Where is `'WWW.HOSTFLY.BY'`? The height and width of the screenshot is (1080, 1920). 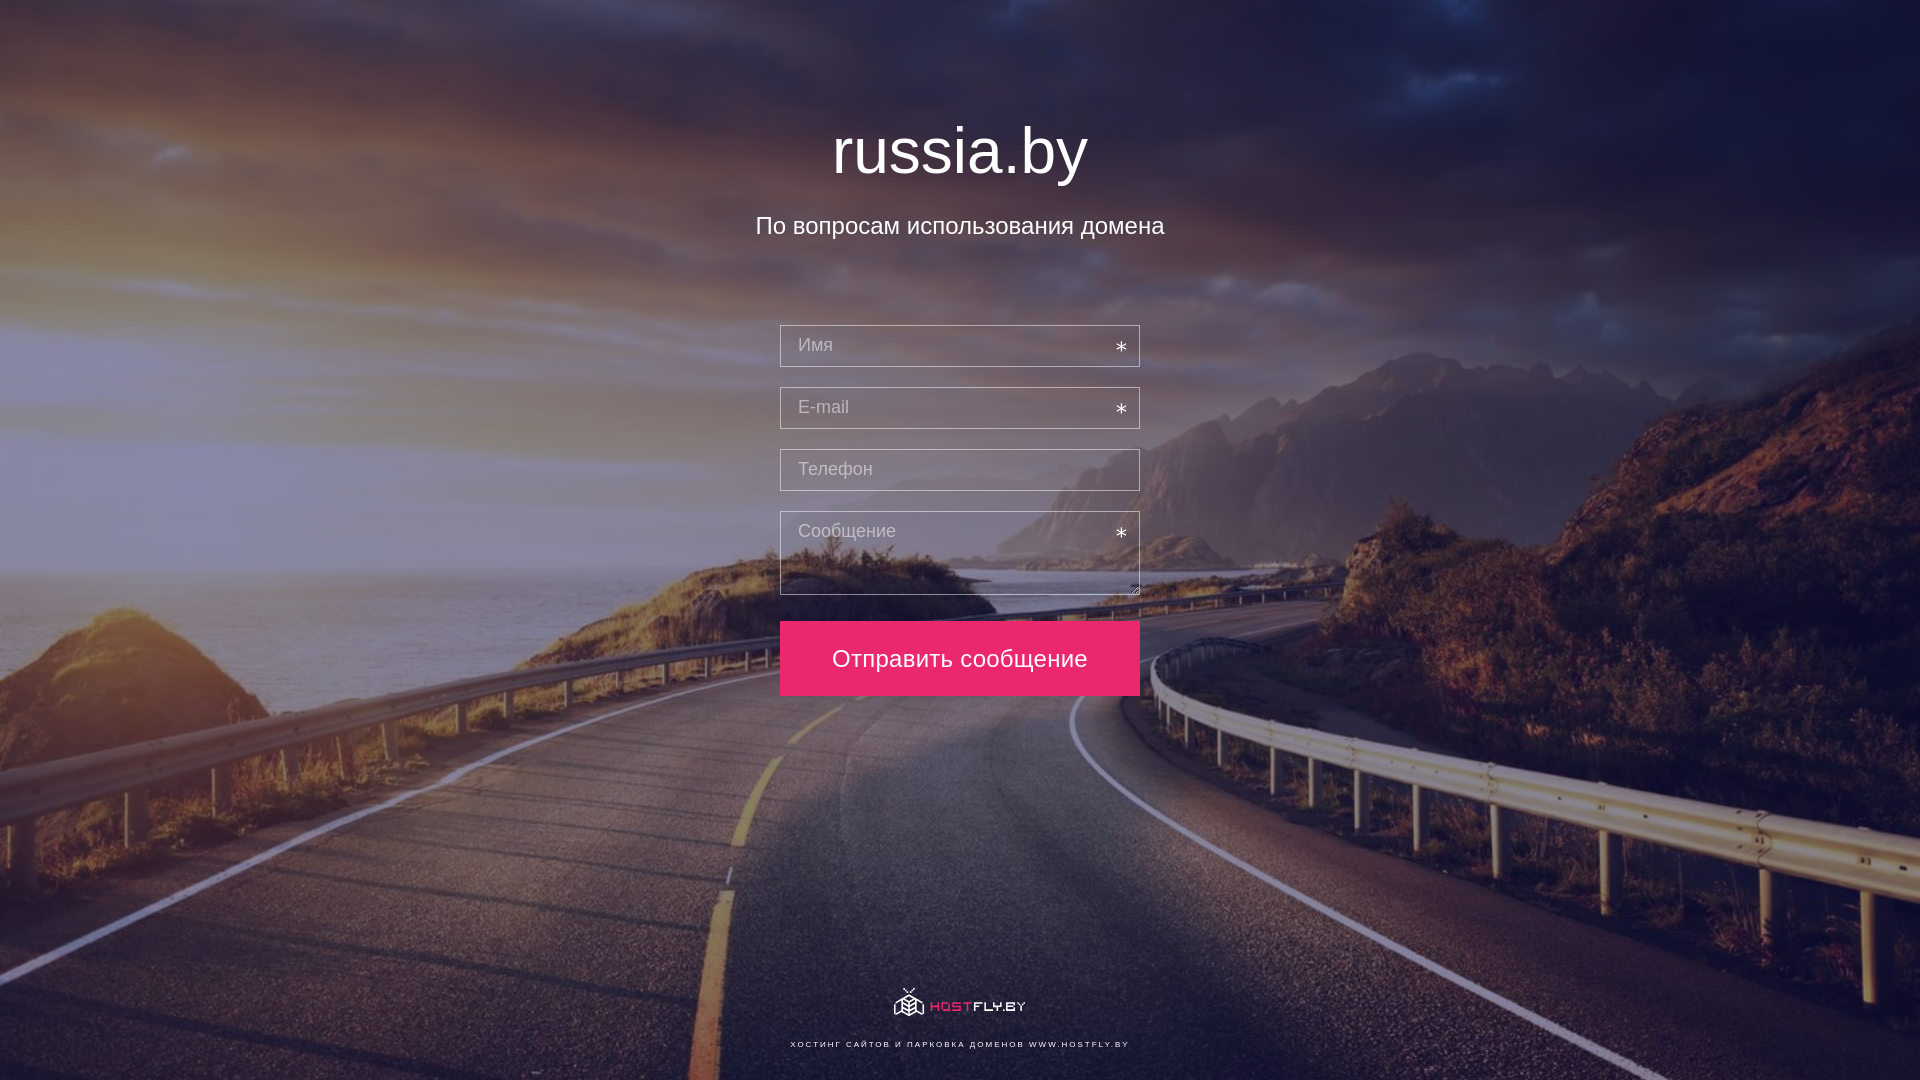 'WWW.HOSTFLY.BY' is located at coordinates (1078, 1043).